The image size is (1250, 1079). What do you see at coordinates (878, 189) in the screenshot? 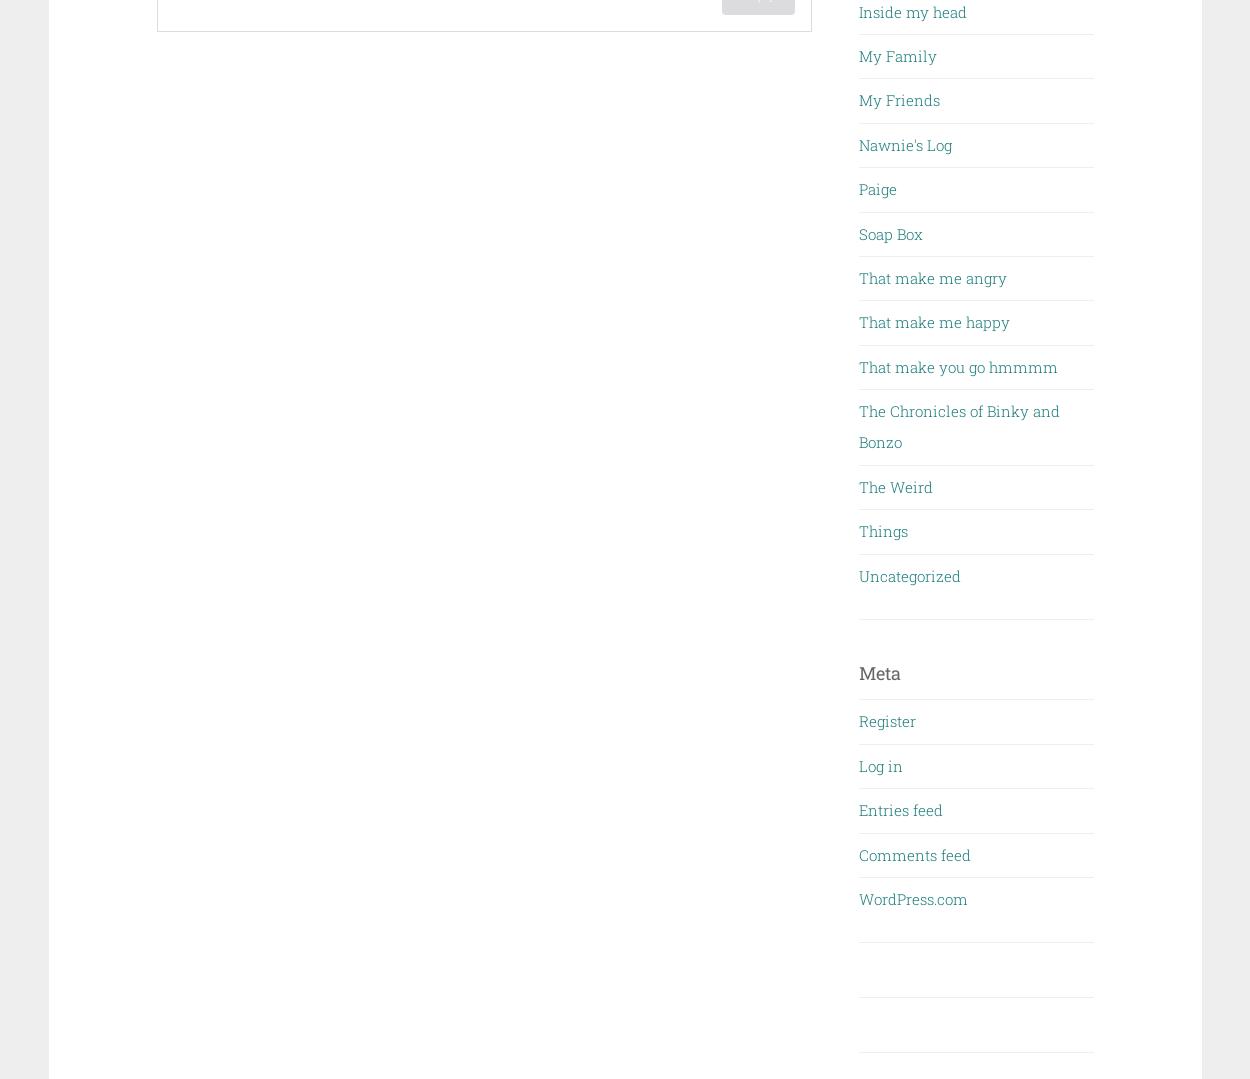
I see `'Paige'` at bounding box center [878, 189].